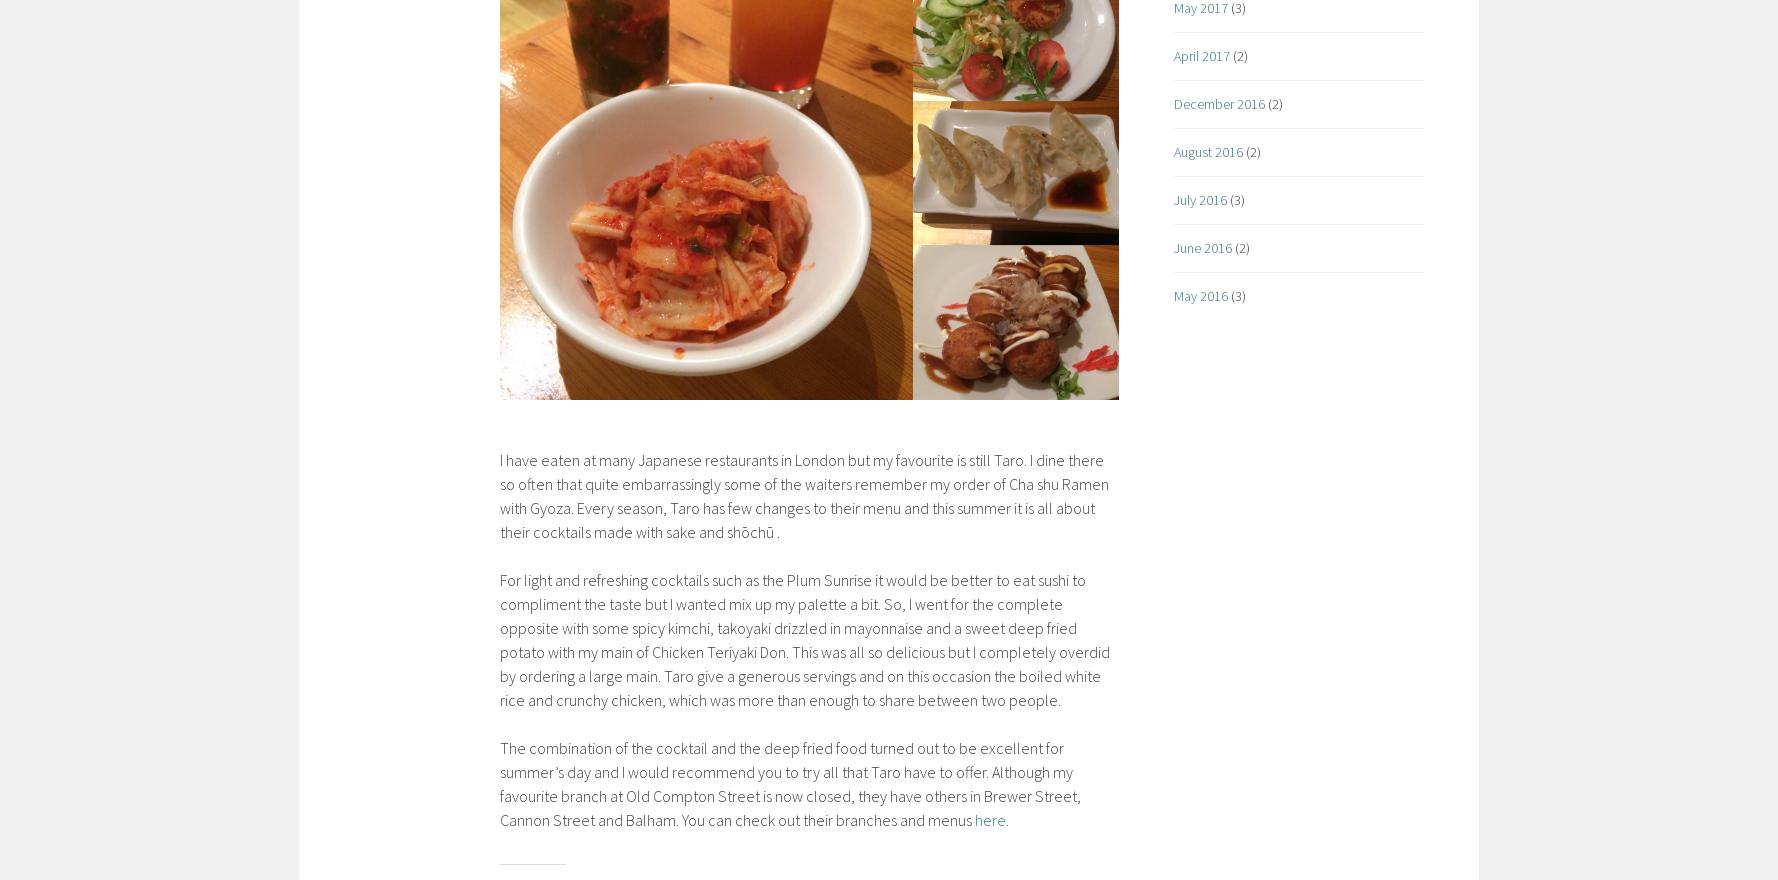  What do you see at coordinates (1218, 101) in the screenshot?
I see `'December 2016'` at bounding box center [1218, 101].